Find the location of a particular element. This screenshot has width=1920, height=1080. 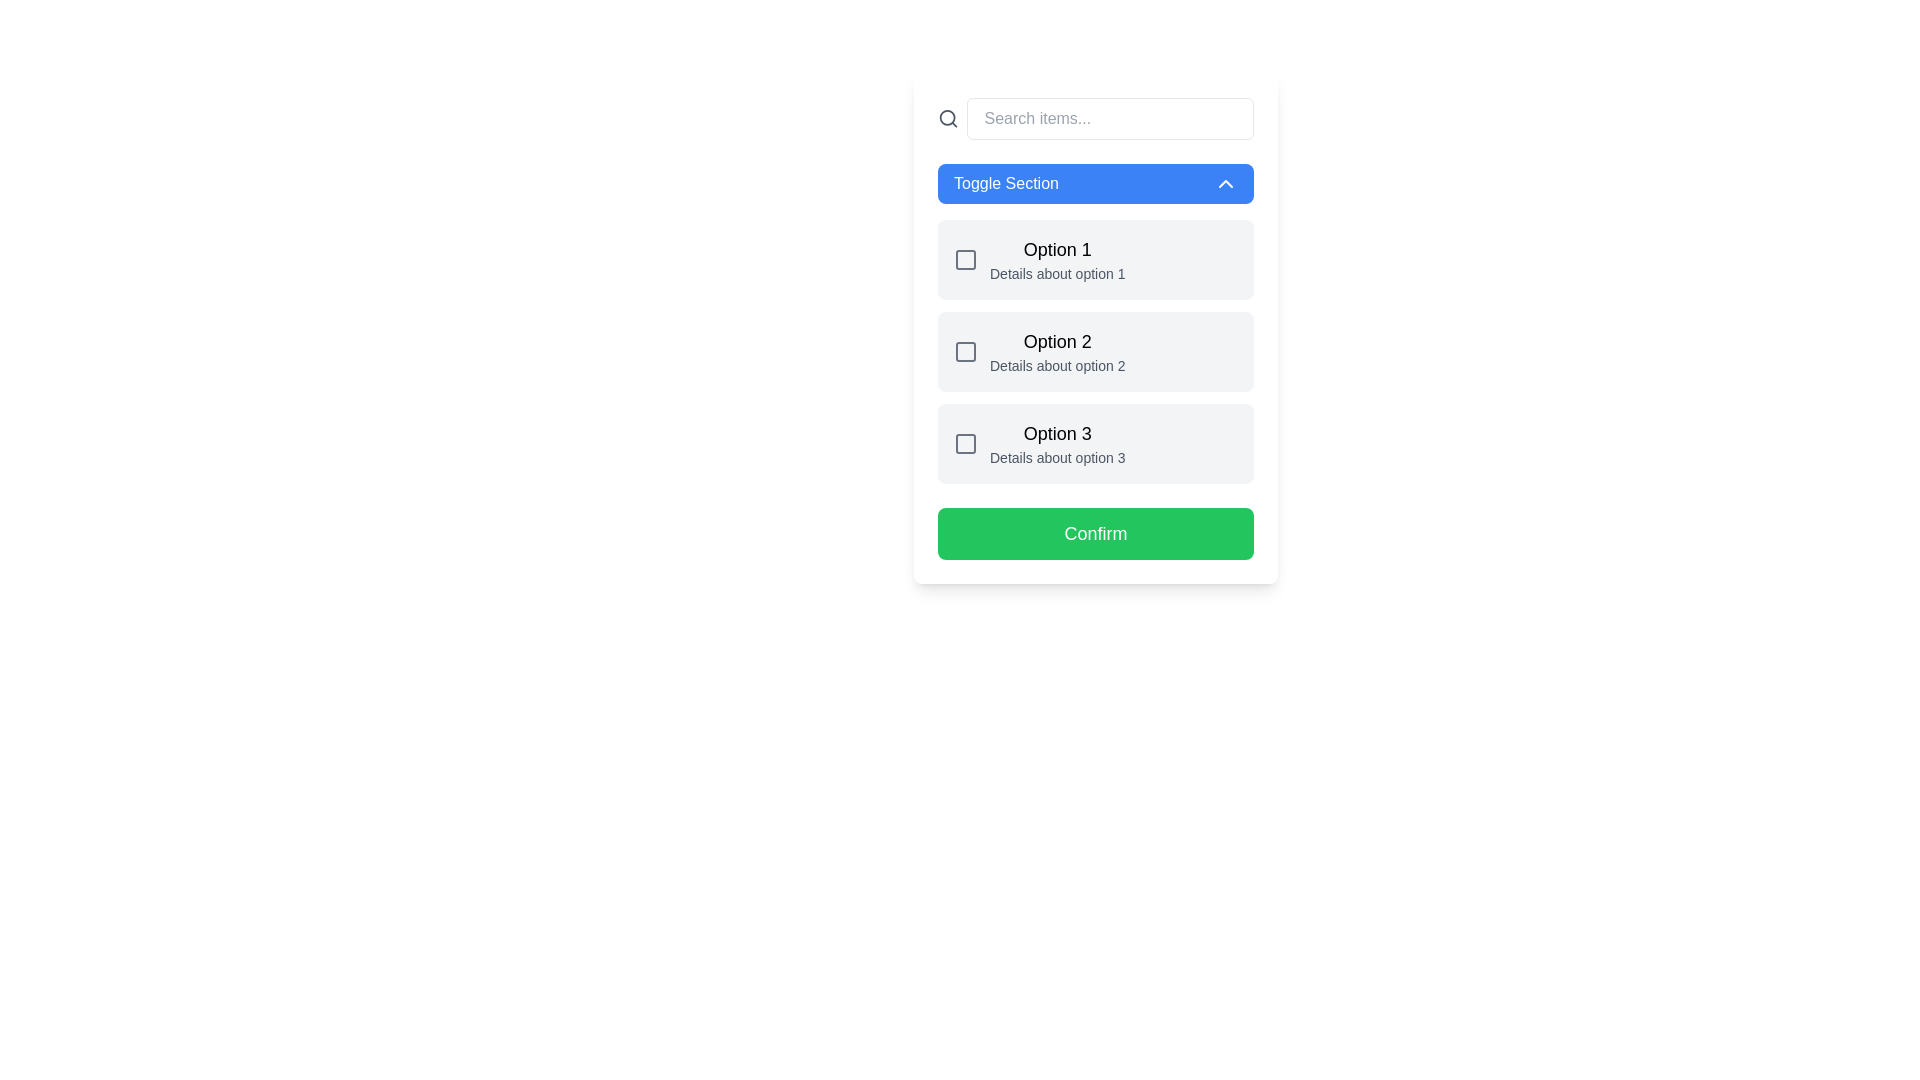

the static text label that provides additional information related to the selection option labeled 'Option 1', located directly below it is located at coordinates (1056, 273).